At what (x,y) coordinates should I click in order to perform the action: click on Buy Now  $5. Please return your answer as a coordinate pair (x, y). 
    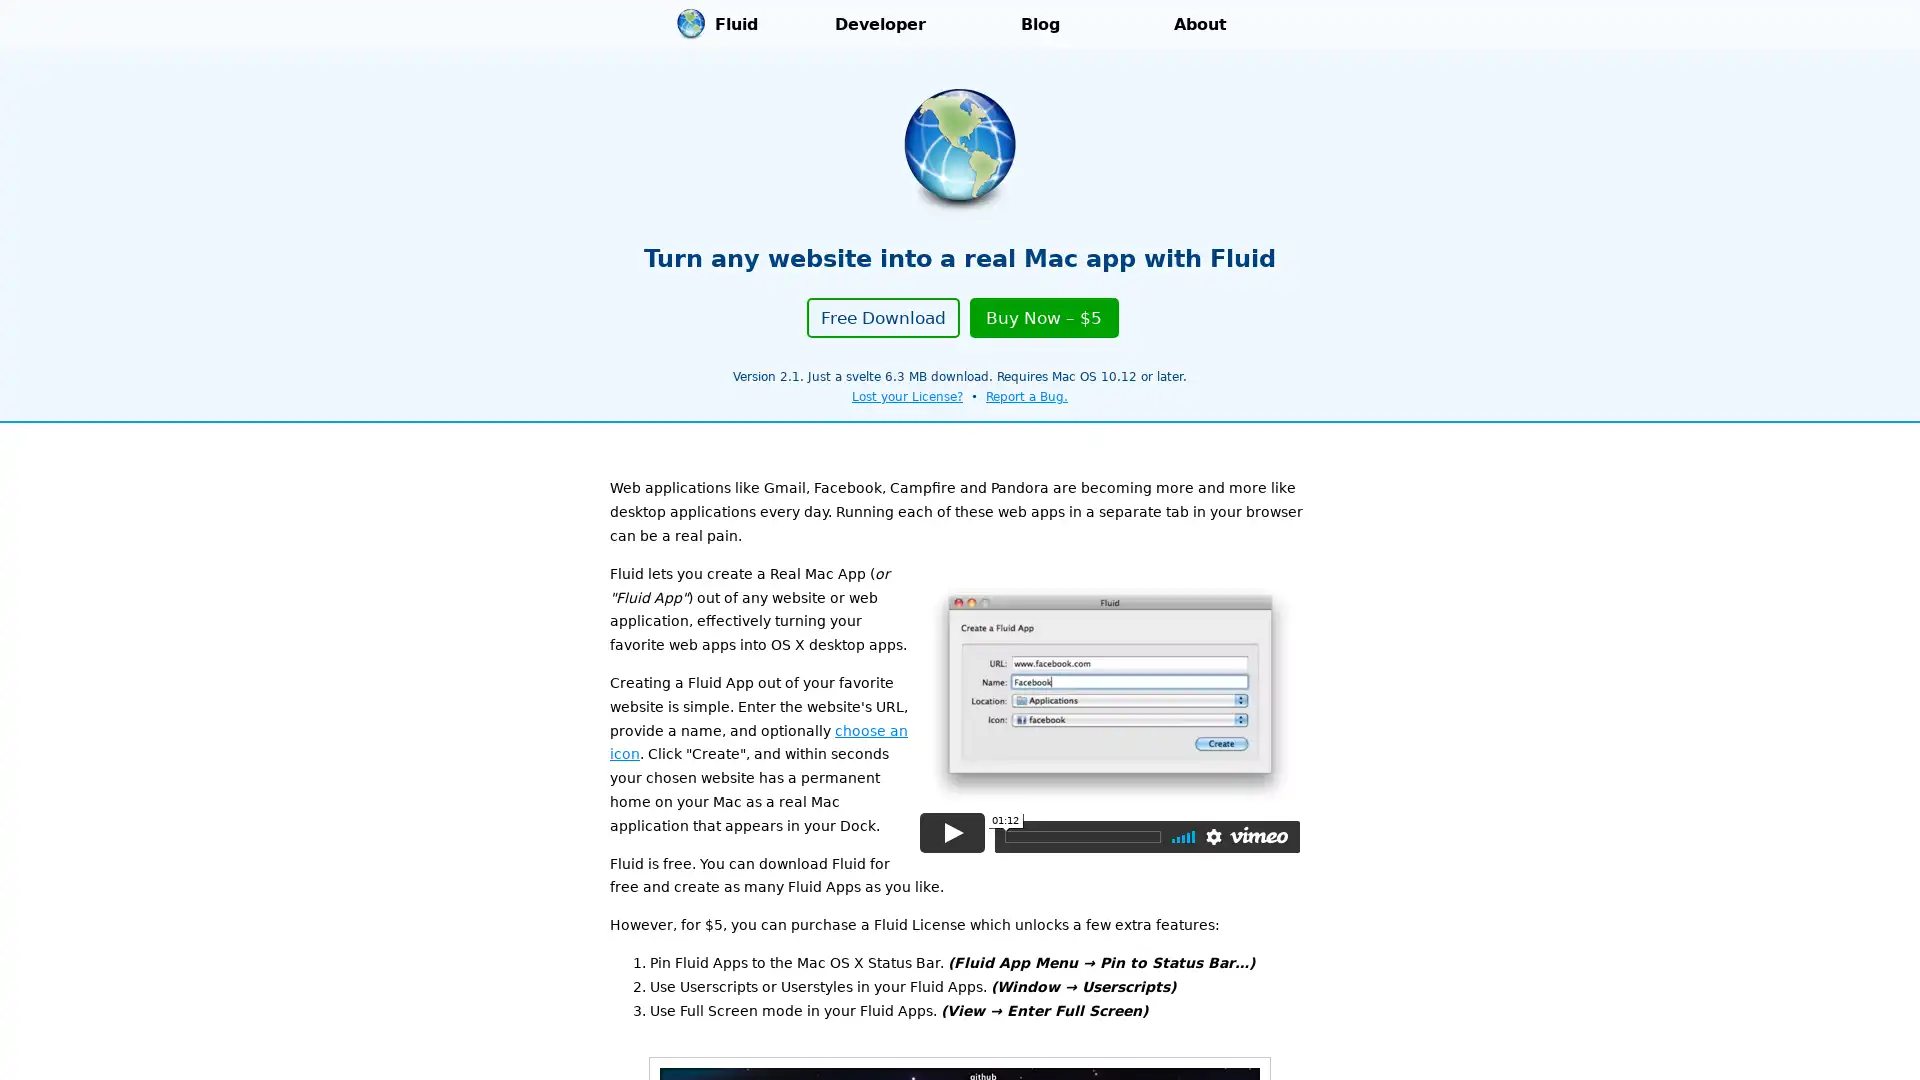
    Looking at the image, I should click on (1042, 315).